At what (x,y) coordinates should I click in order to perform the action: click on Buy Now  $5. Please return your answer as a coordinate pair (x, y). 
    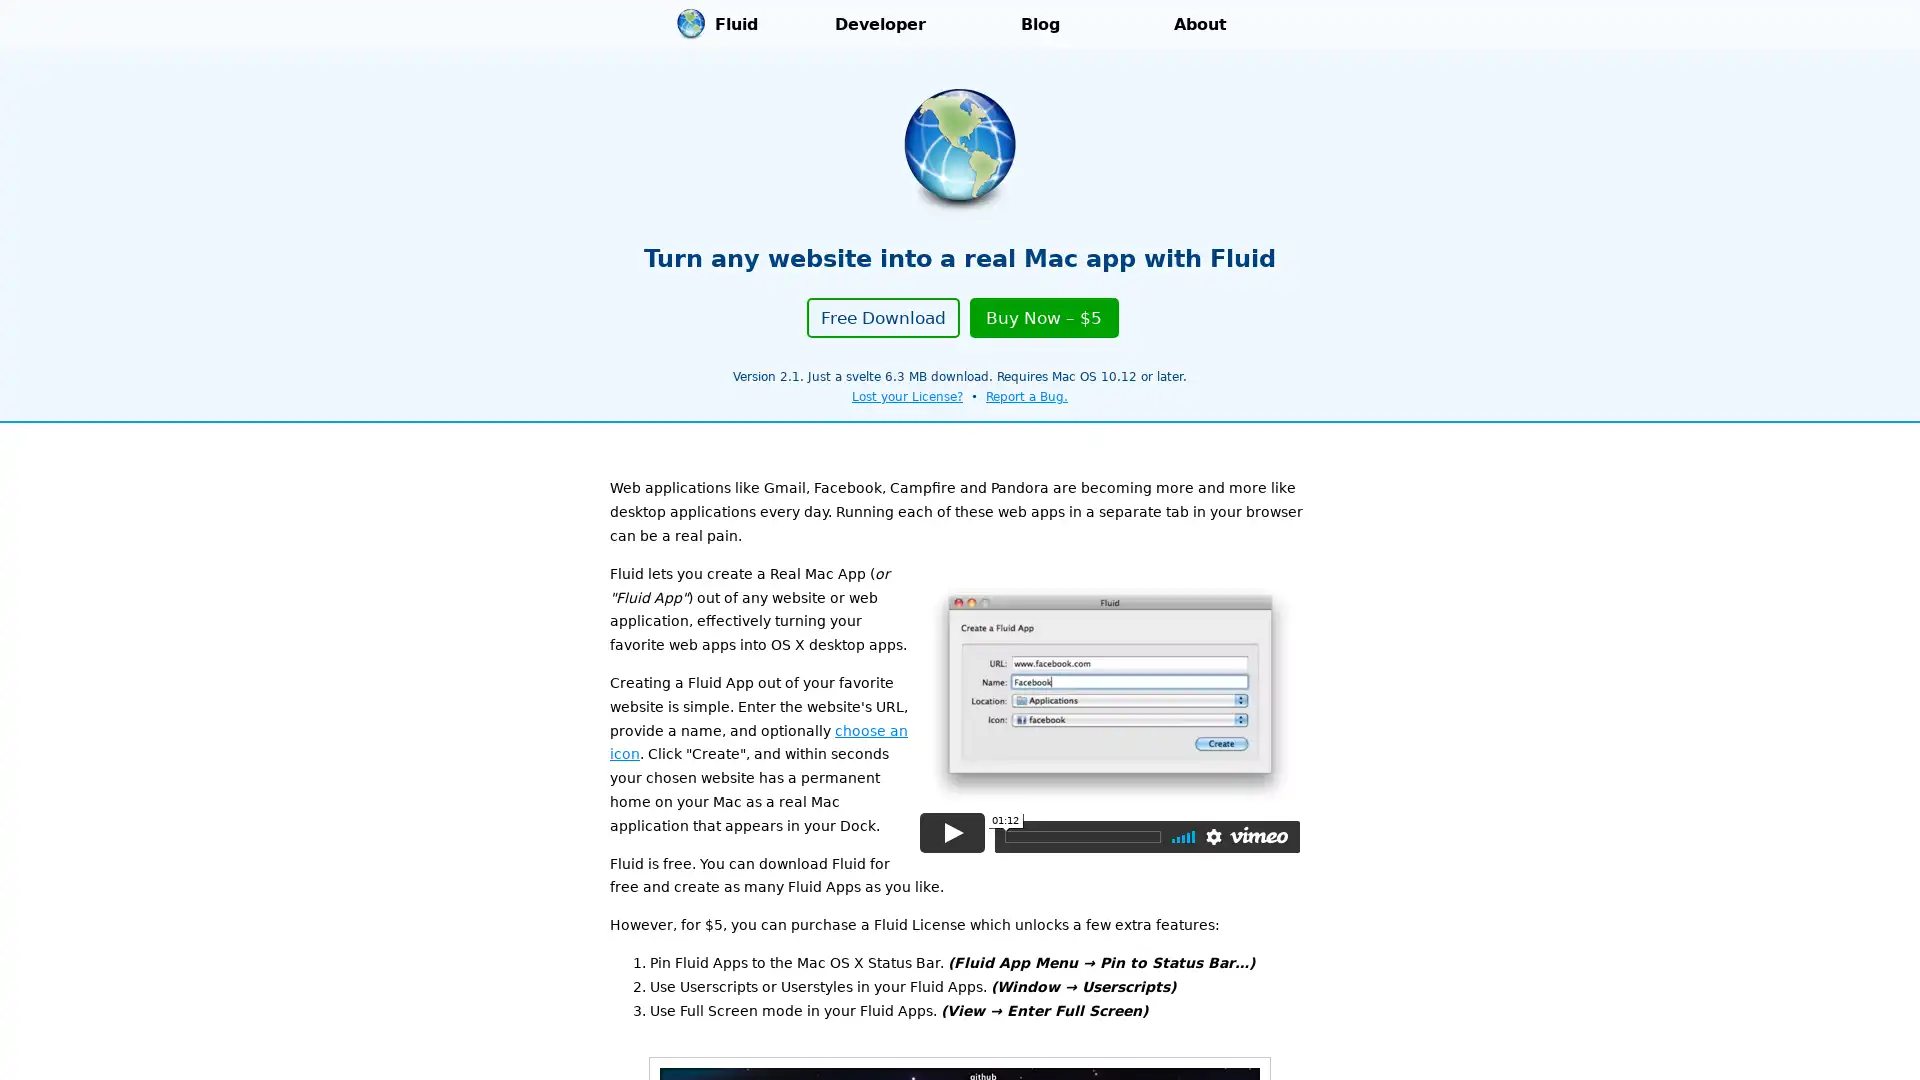
    Looking at the image, I should click on (1042, 315).